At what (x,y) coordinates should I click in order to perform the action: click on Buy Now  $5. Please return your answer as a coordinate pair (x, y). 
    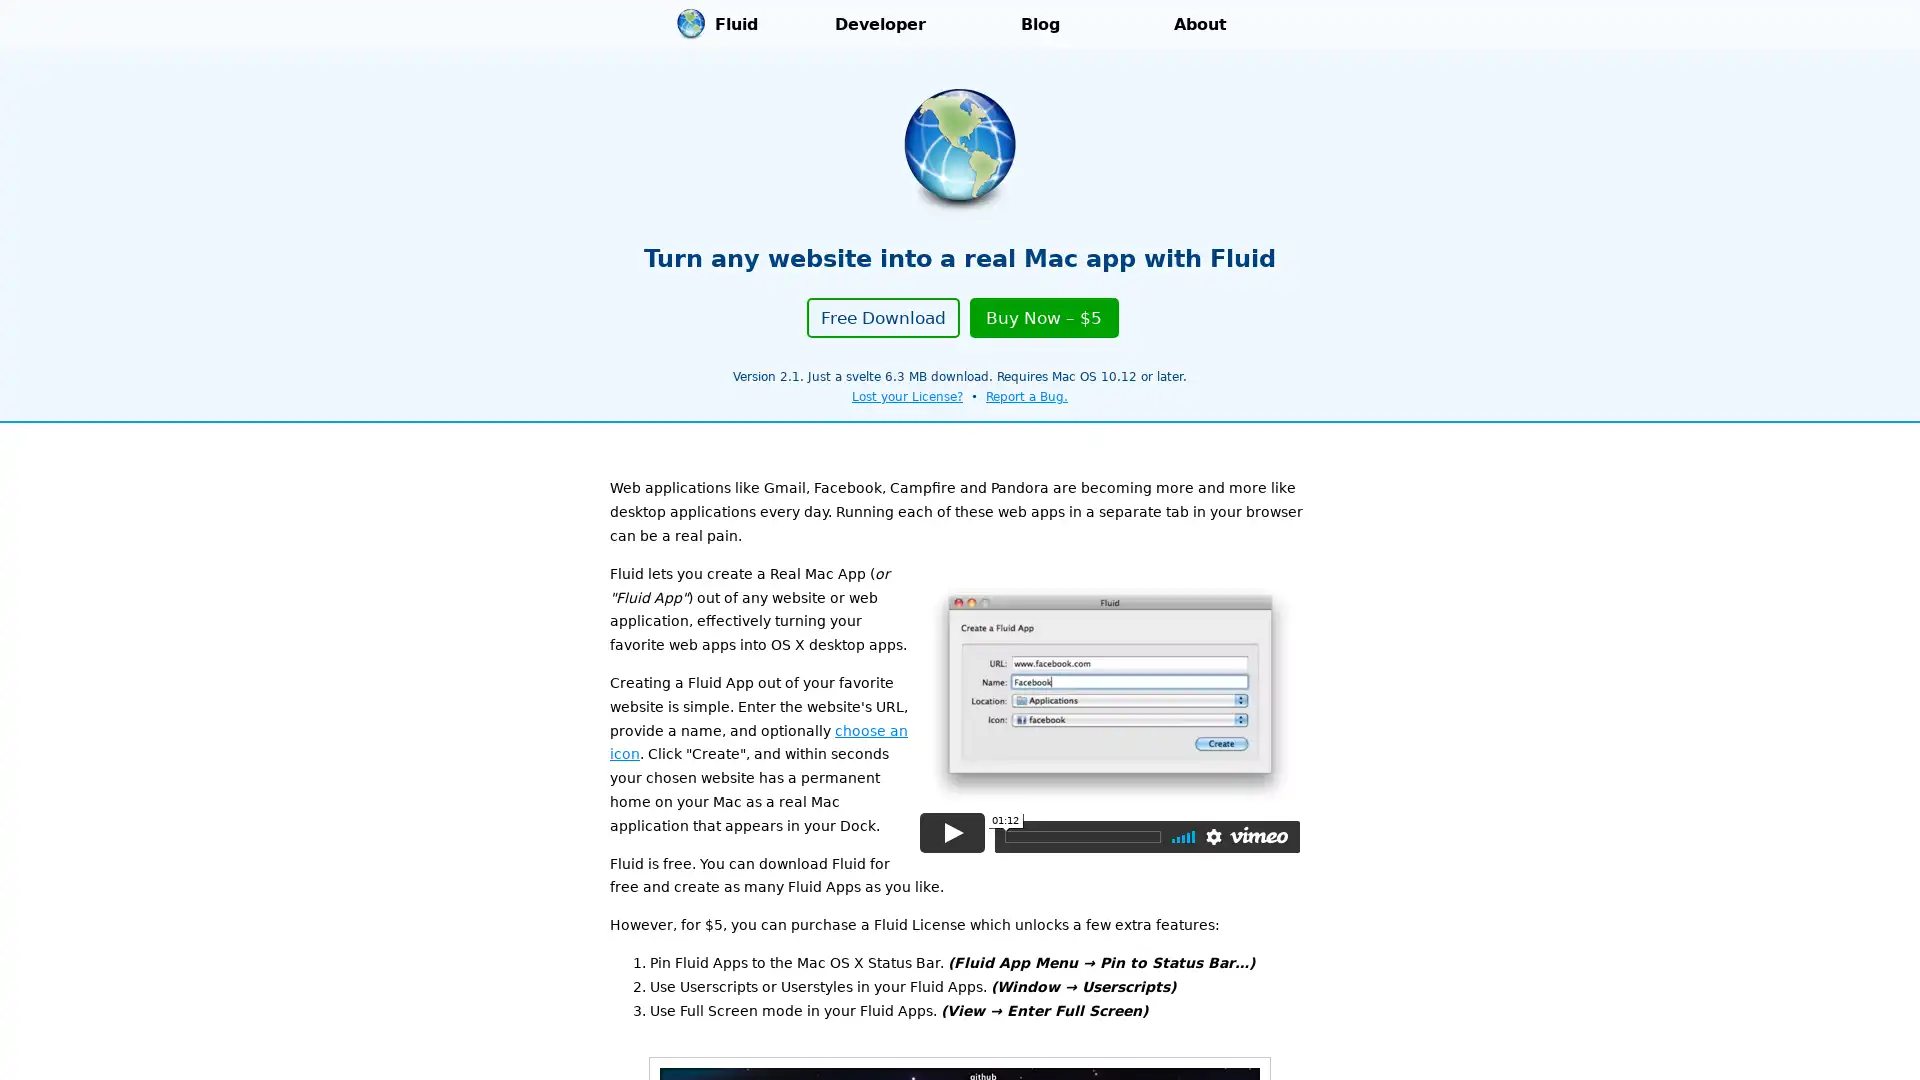
    Looking at the image, I should click on (1042, 315).